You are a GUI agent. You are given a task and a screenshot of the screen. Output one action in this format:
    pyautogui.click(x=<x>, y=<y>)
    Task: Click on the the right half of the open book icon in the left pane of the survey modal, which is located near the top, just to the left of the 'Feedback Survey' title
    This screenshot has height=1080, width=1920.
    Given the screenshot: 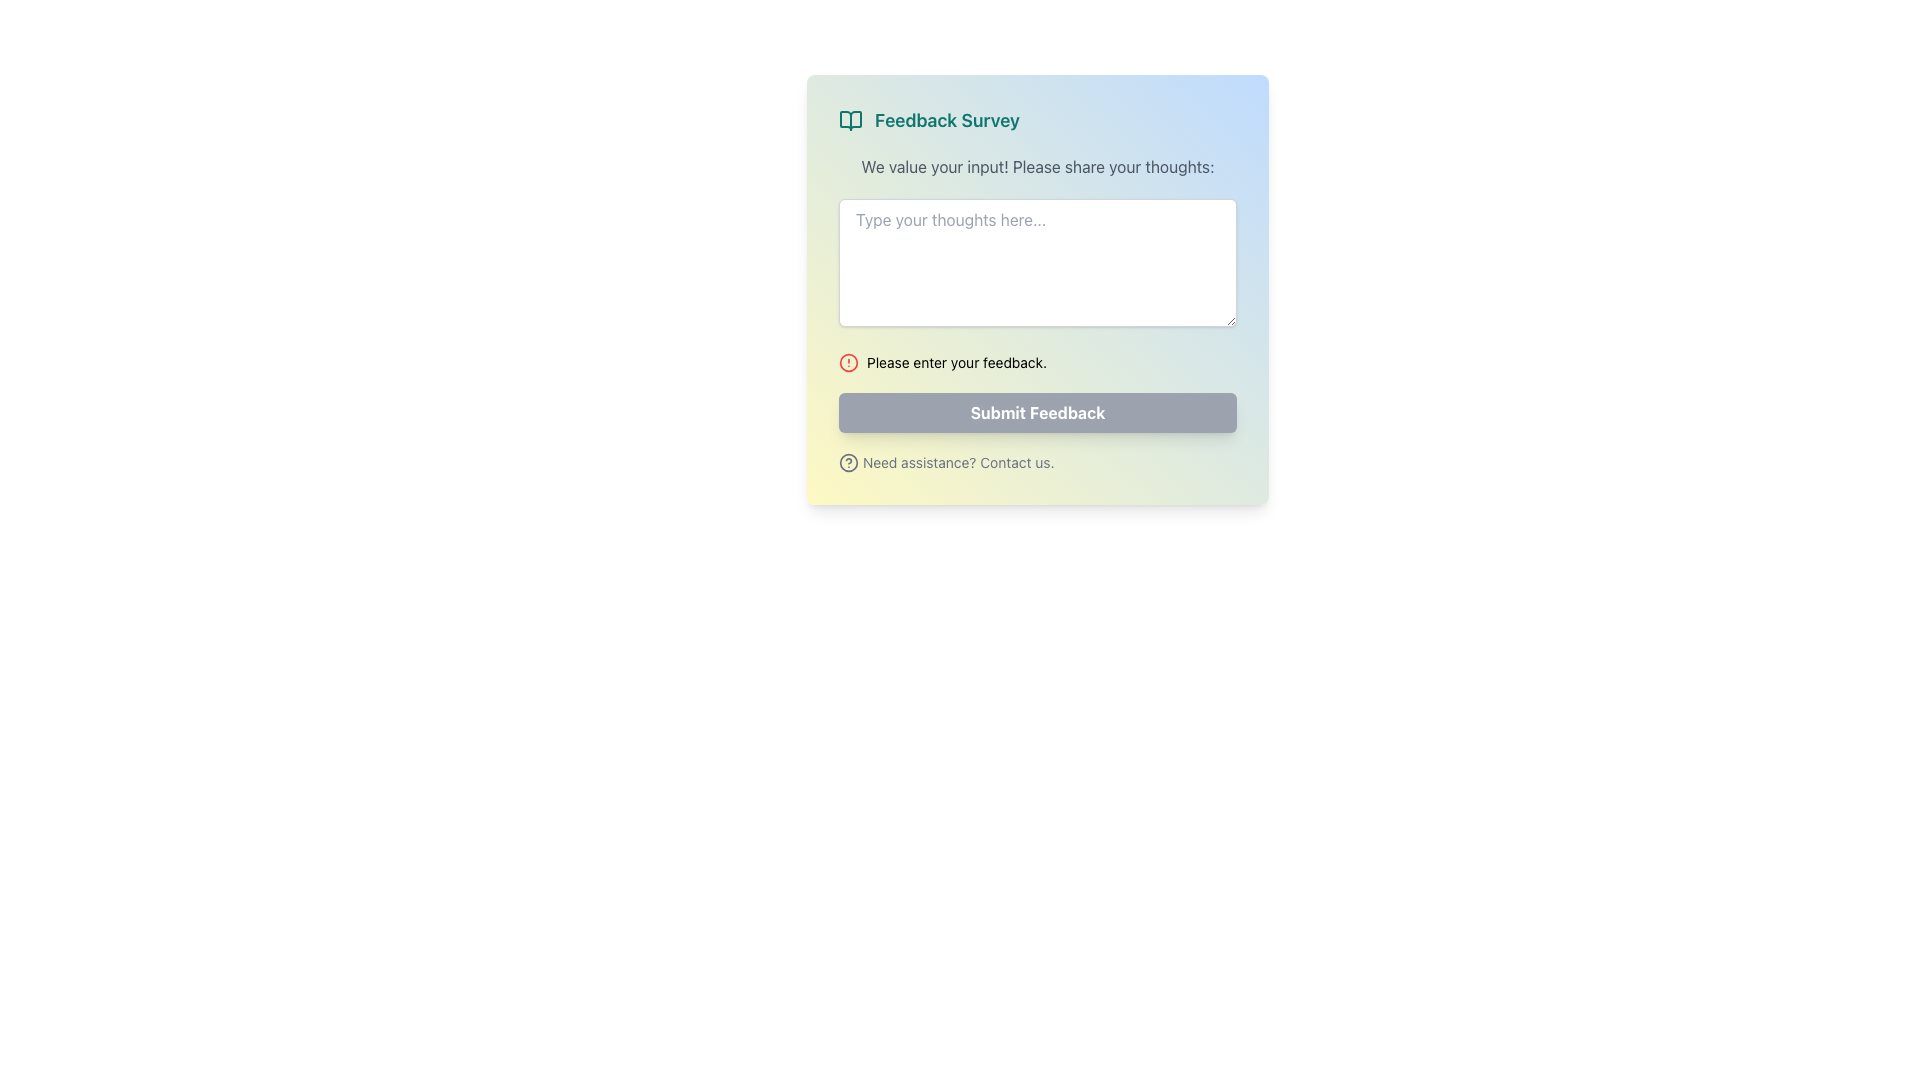 What is the action you would take?
    pyautogui.click(x=850, y=120)
    